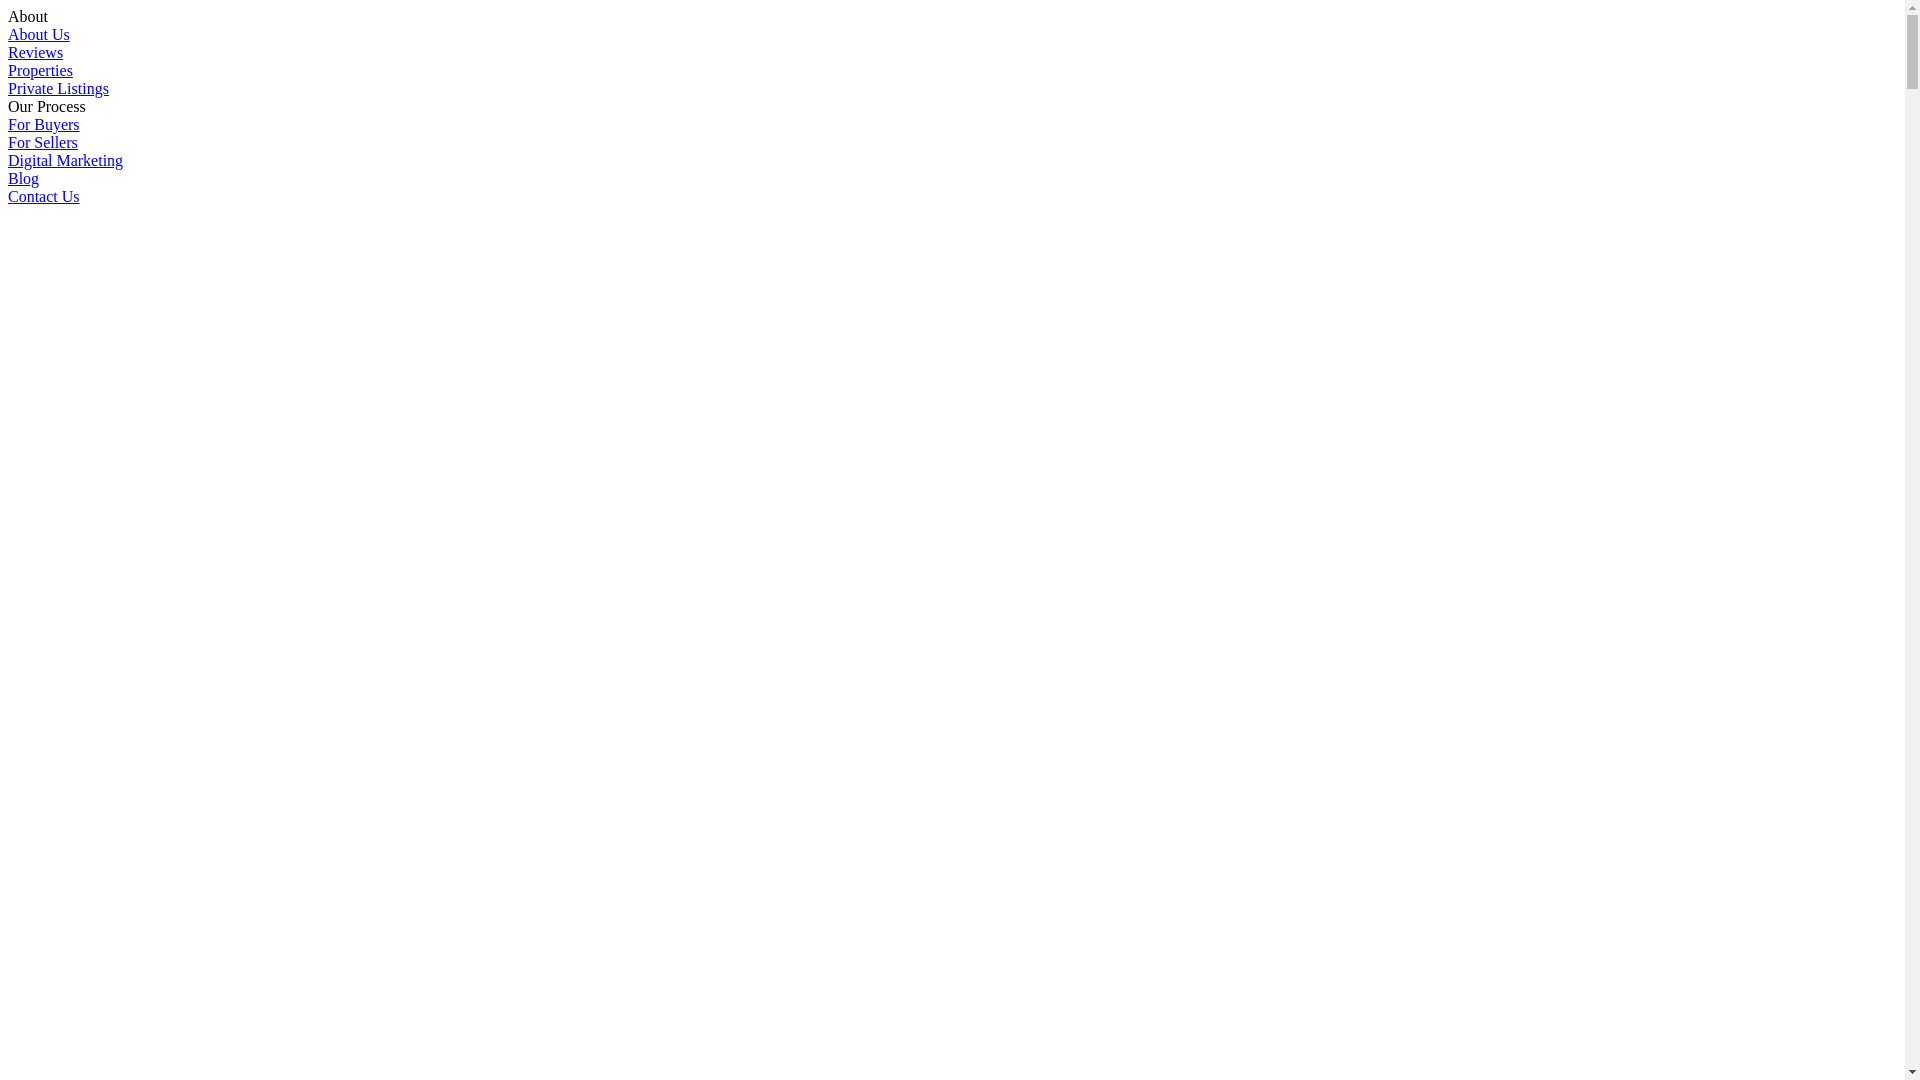 Image resolution: width=1920 pixels, height=1080 pixels. I want to click on 'Reviews', so click(35, 51).